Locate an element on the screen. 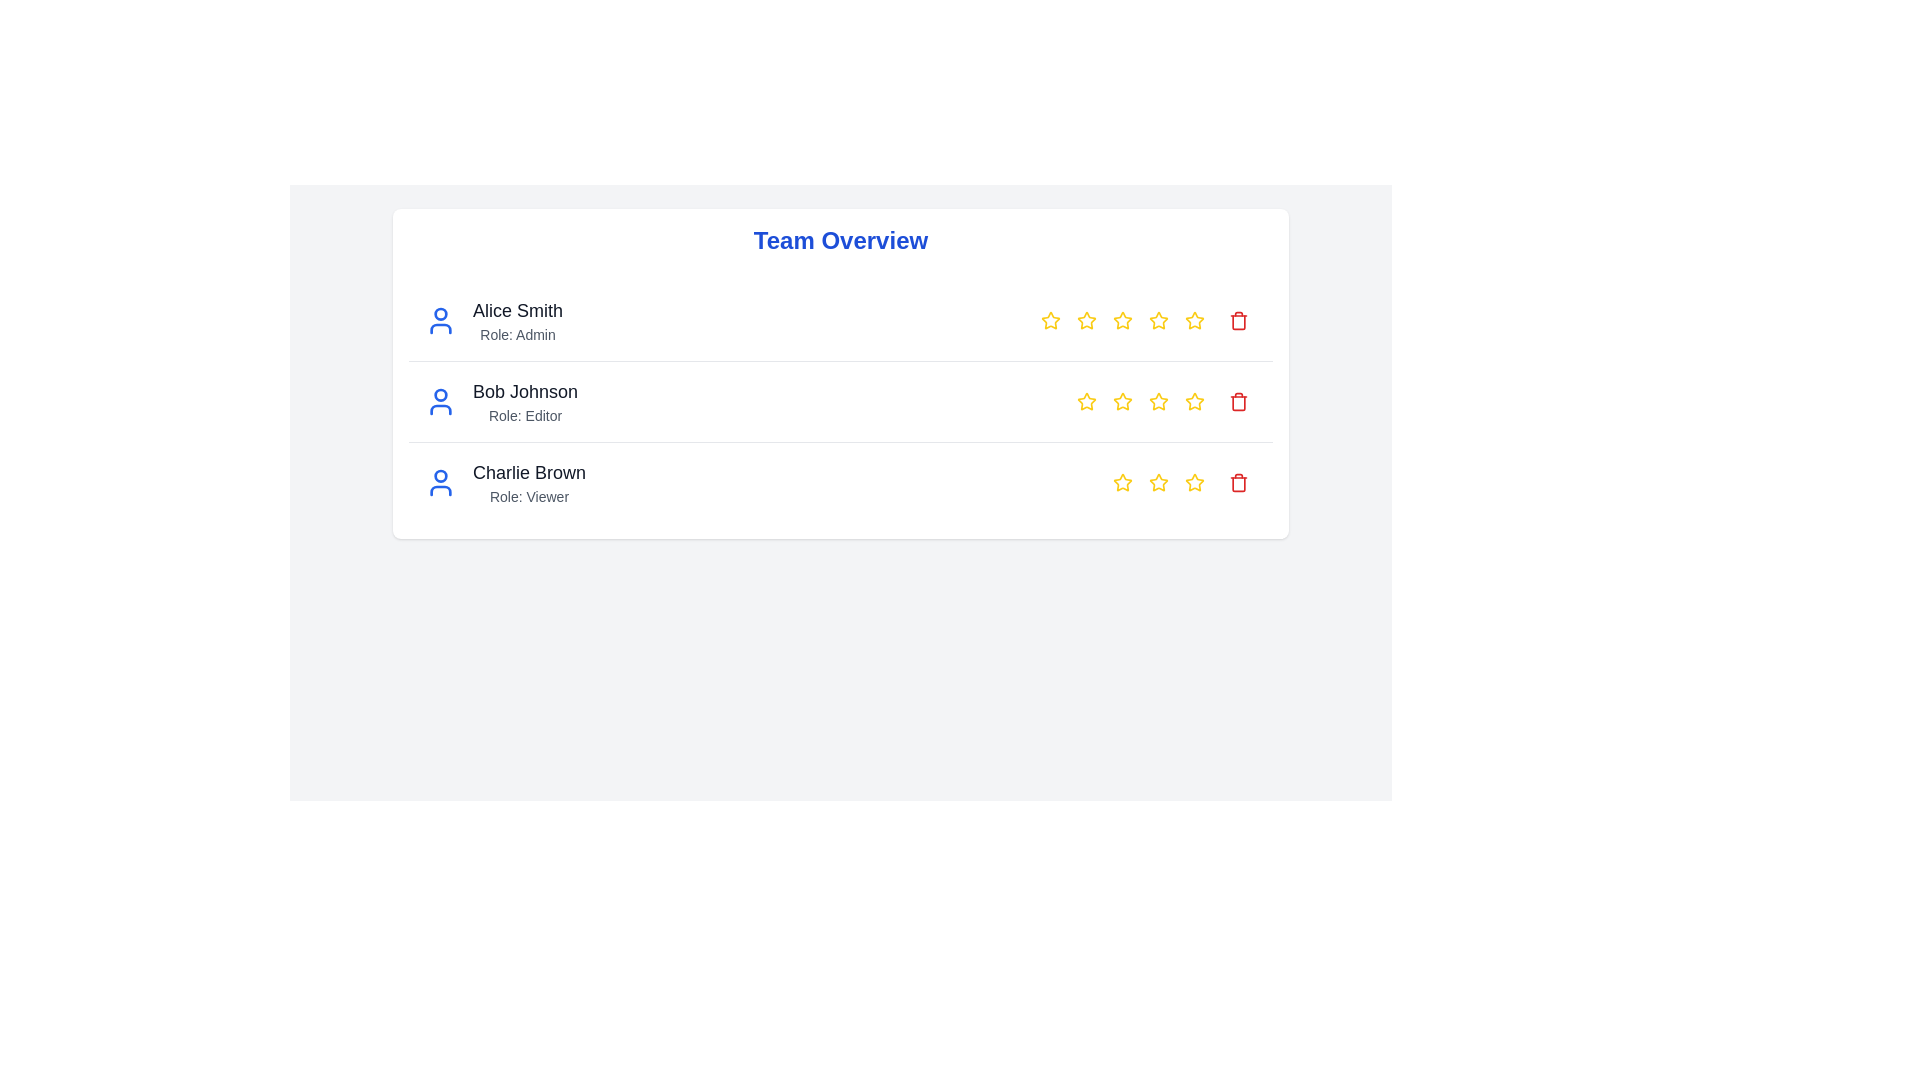  the second yellow star icon is located at coordinates (1085, 319).